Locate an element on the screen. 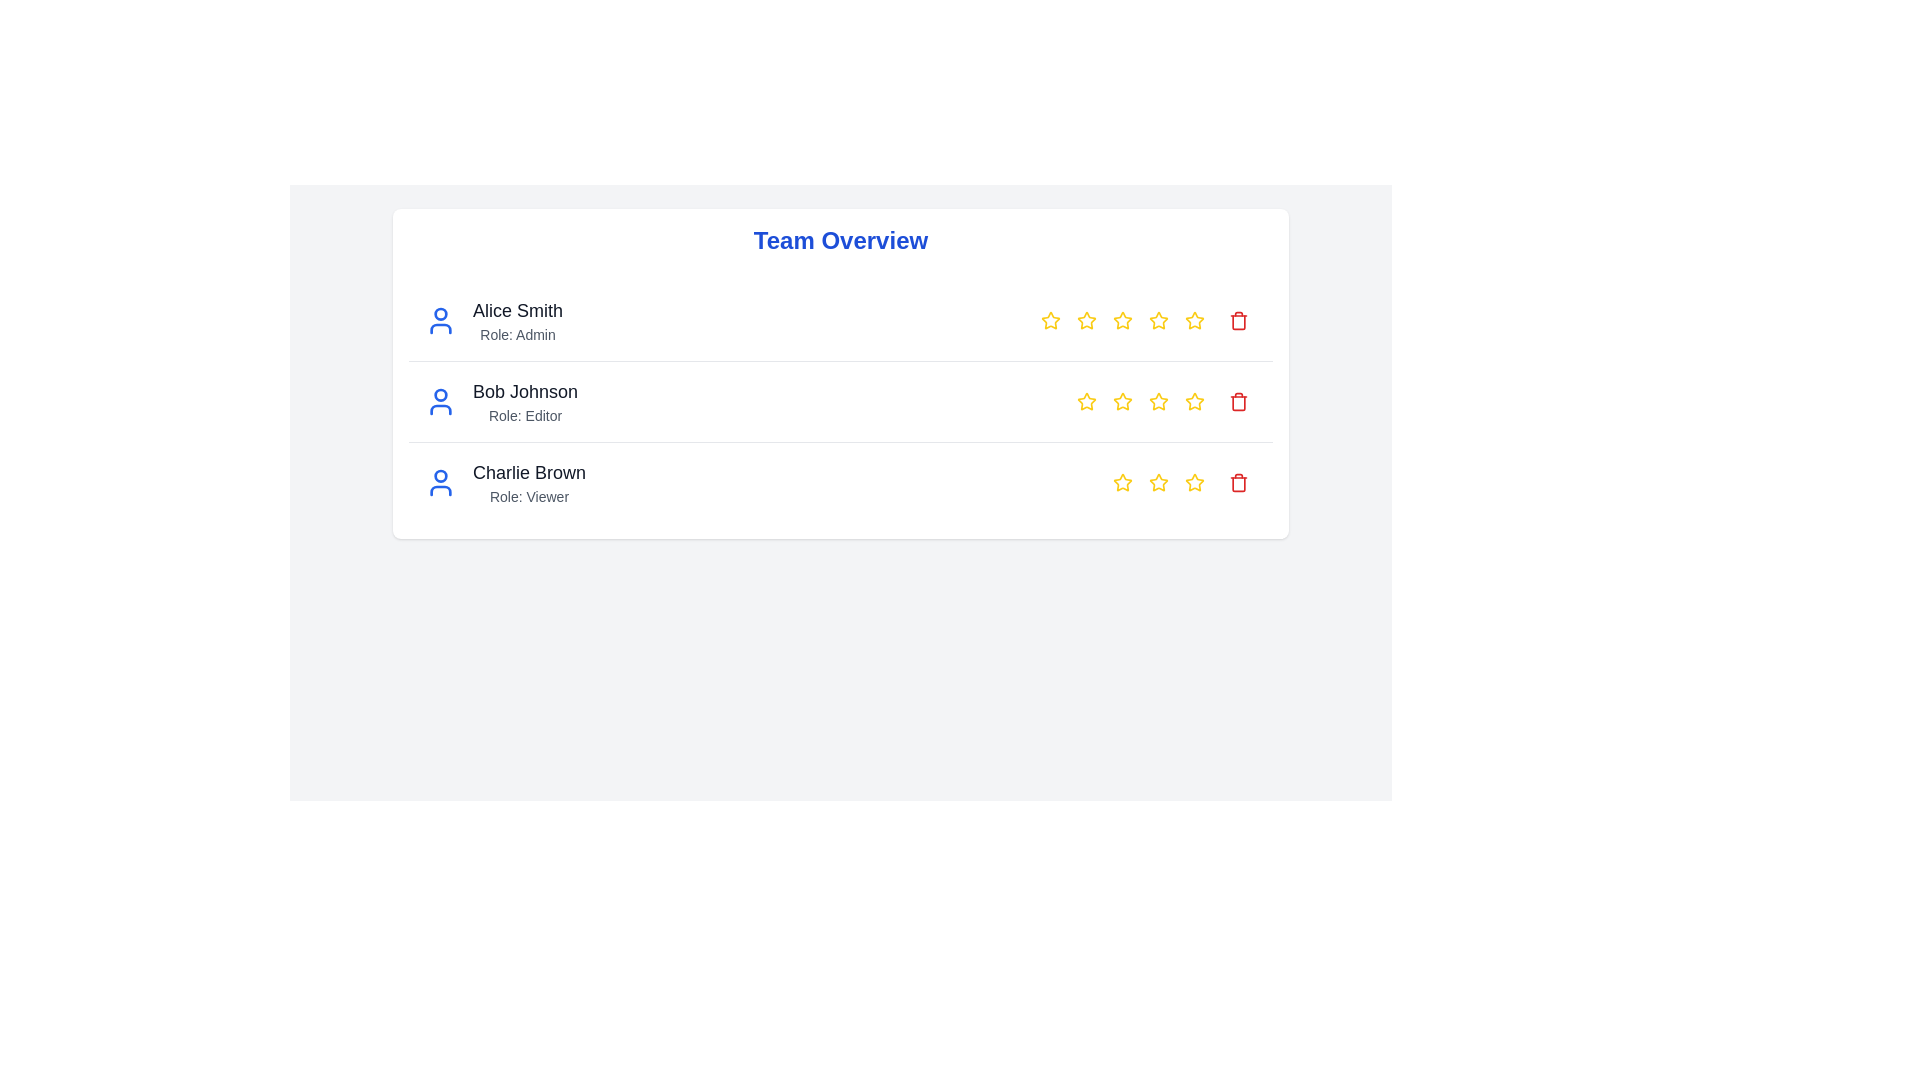  the second yellow star icon is located at coordinates (1085, 319).